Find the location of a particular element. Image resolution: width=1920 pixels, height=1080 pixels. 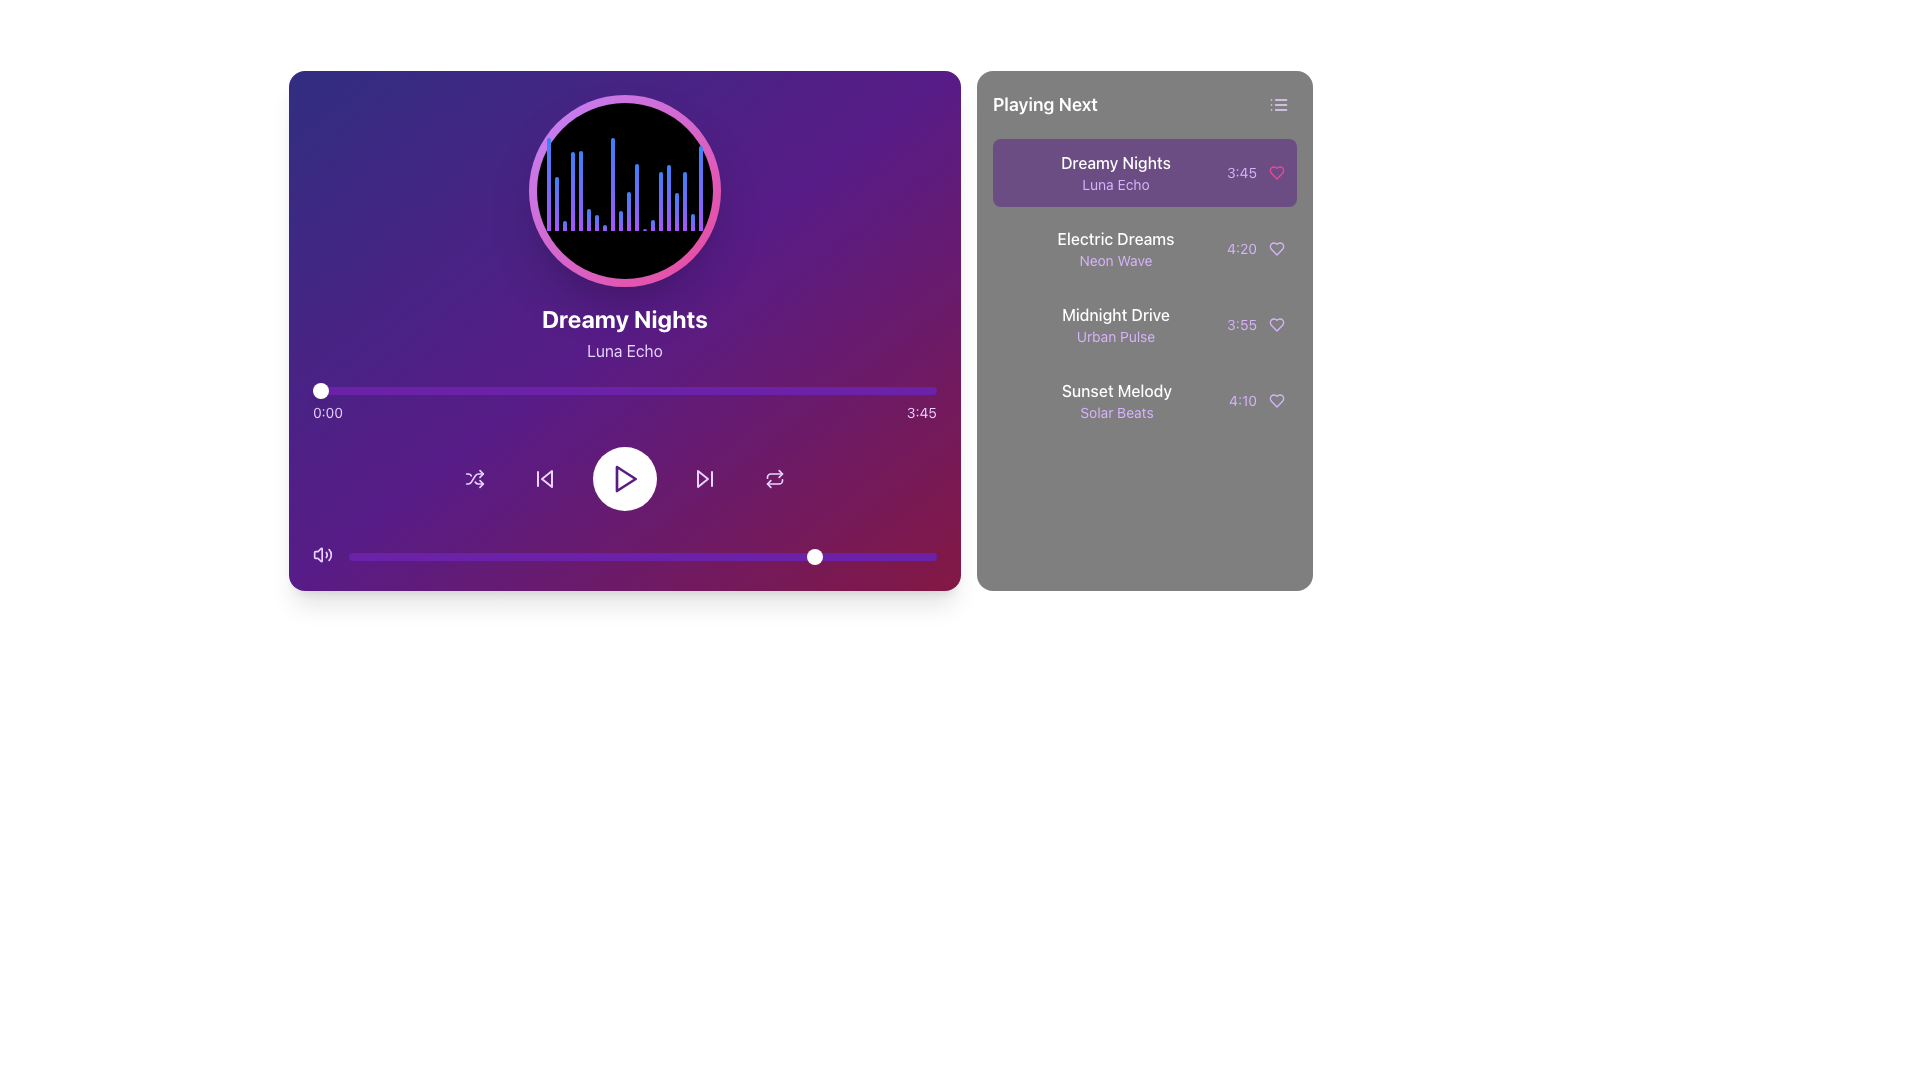

the graphical equalizer or visualizer located at the center of the main music player section is located at coordinates (623, 182).